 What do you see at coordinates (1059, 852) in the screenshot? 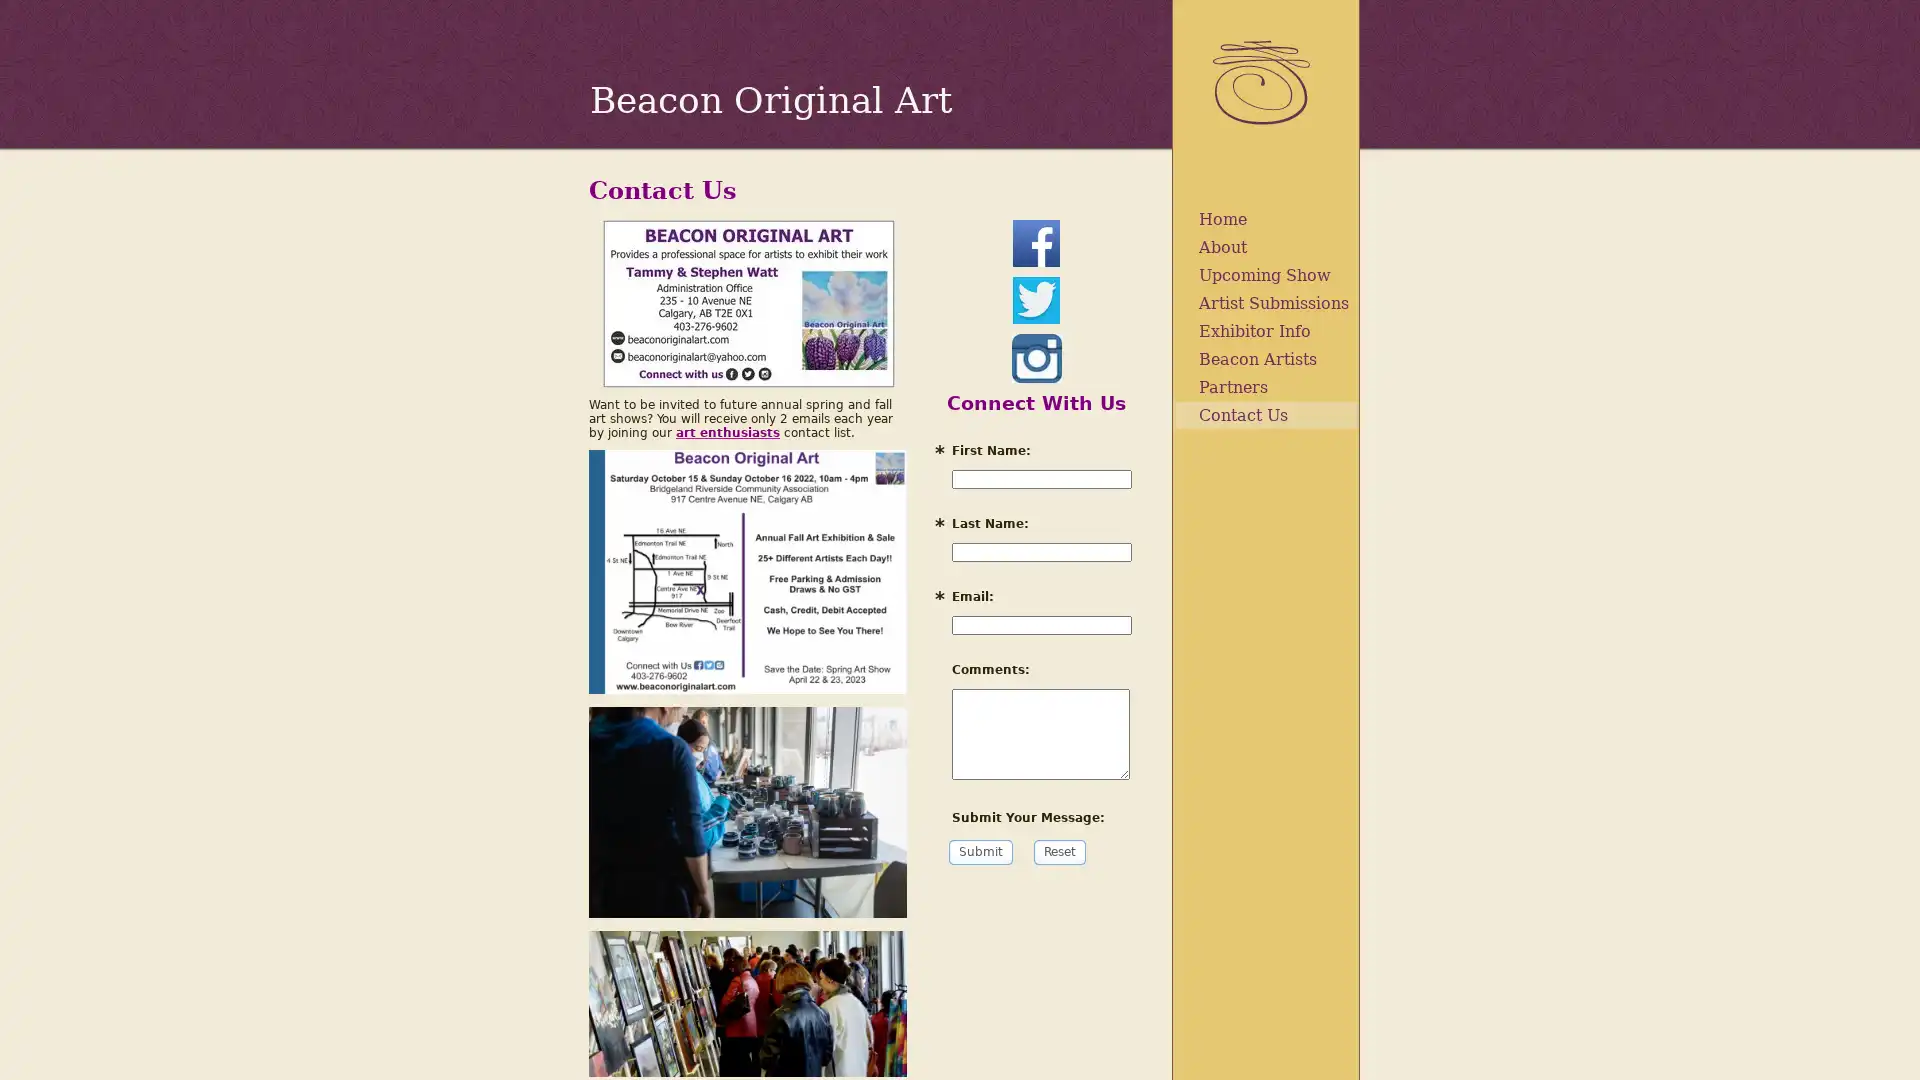
I see `Reset` at bounding box center [1059, 852].